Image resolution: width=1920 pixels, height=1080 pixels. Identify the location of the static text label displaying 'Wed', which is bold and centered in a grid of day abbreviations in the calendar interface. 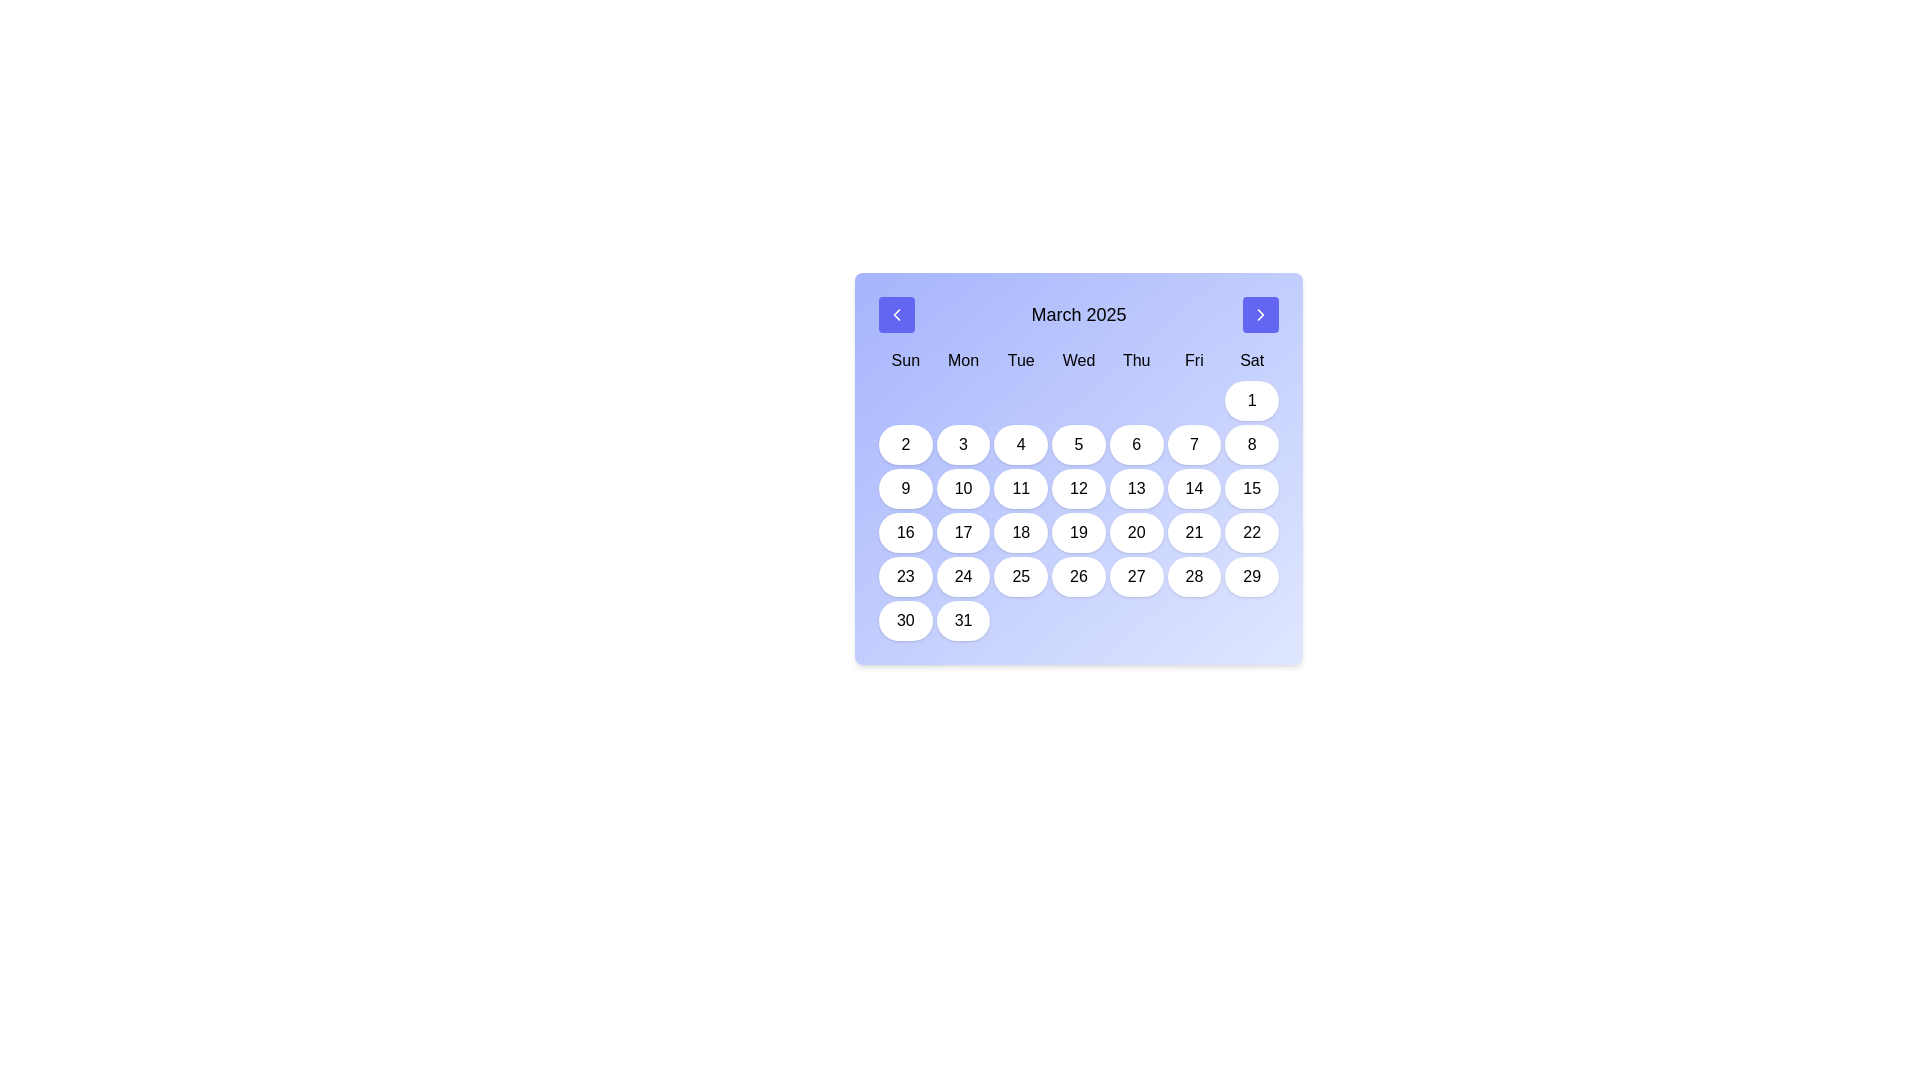
(1078, 361).